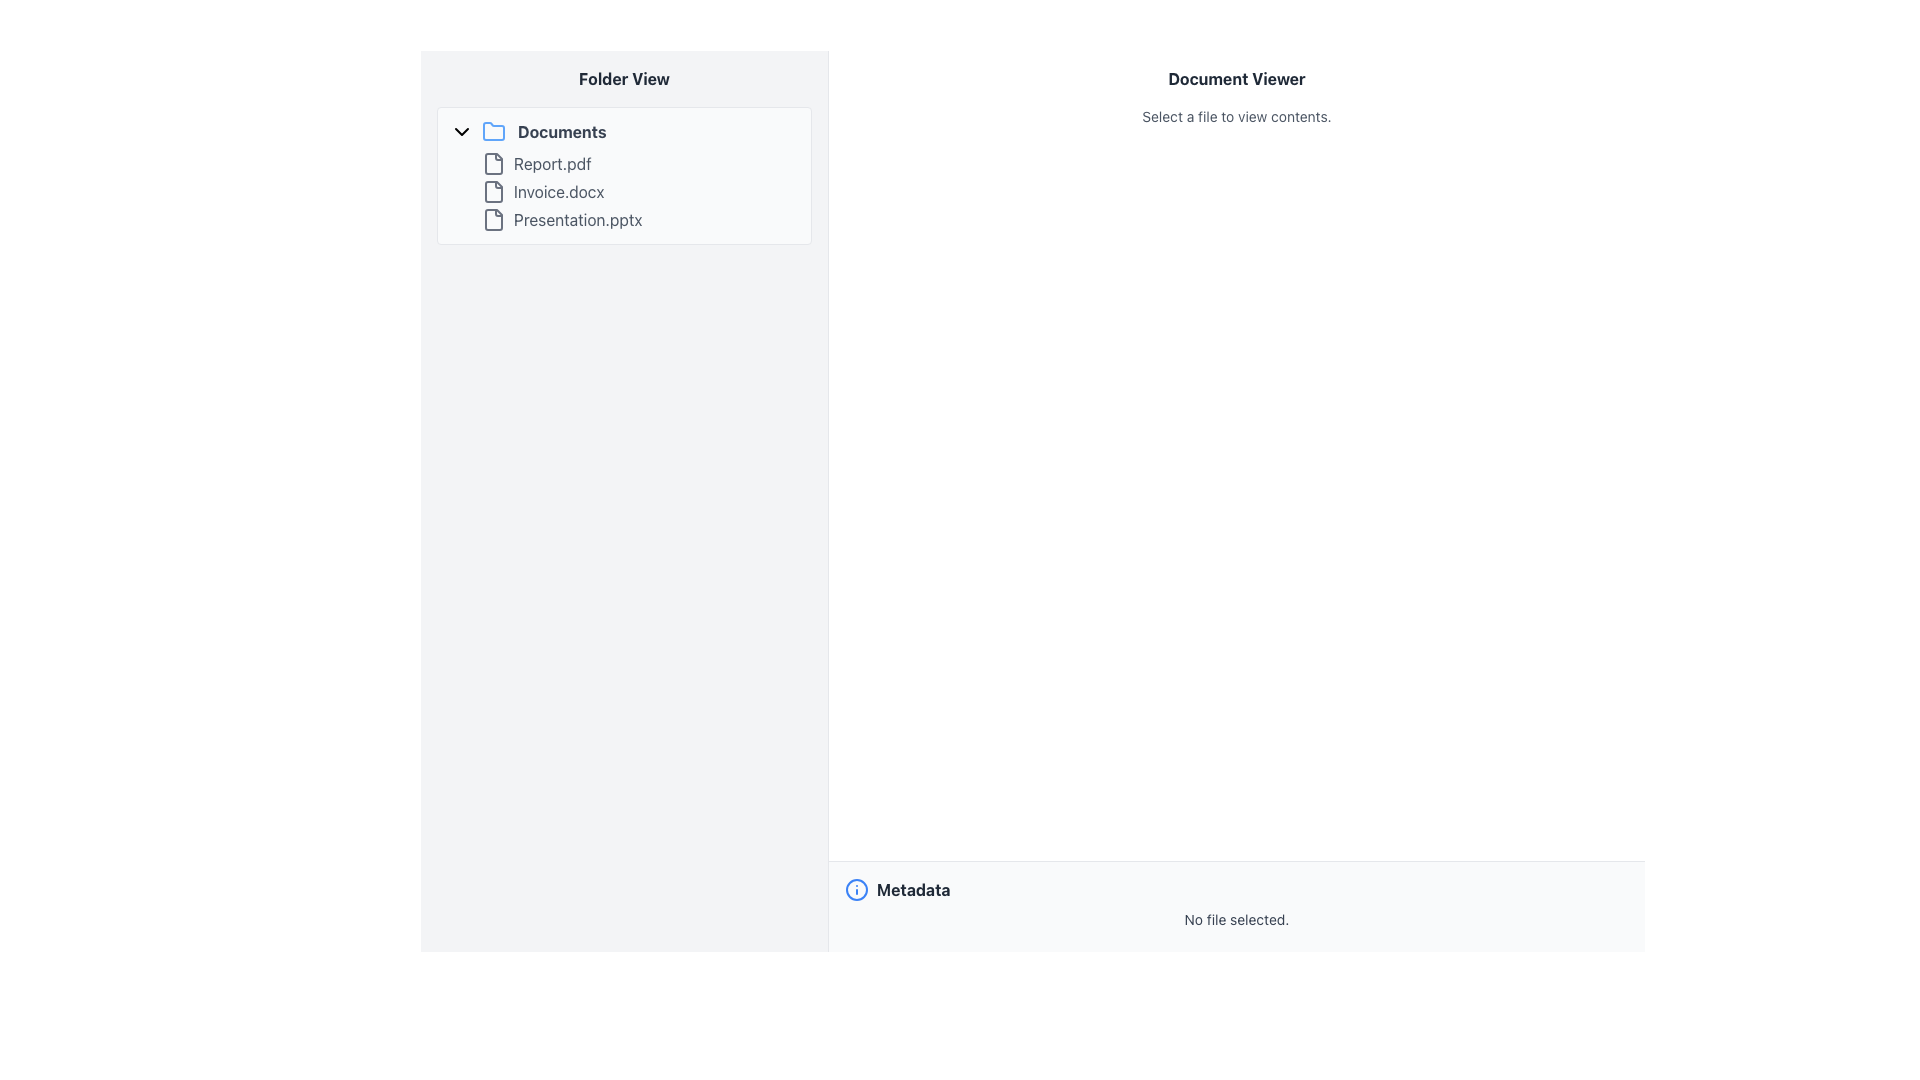  Describe the element at coordinates (857, 889) in the screenshot. I see `the outermost circular SVG element with a blue border and a white background, located near the bottom left of the layout, labeled 'Metadata'` at that location.